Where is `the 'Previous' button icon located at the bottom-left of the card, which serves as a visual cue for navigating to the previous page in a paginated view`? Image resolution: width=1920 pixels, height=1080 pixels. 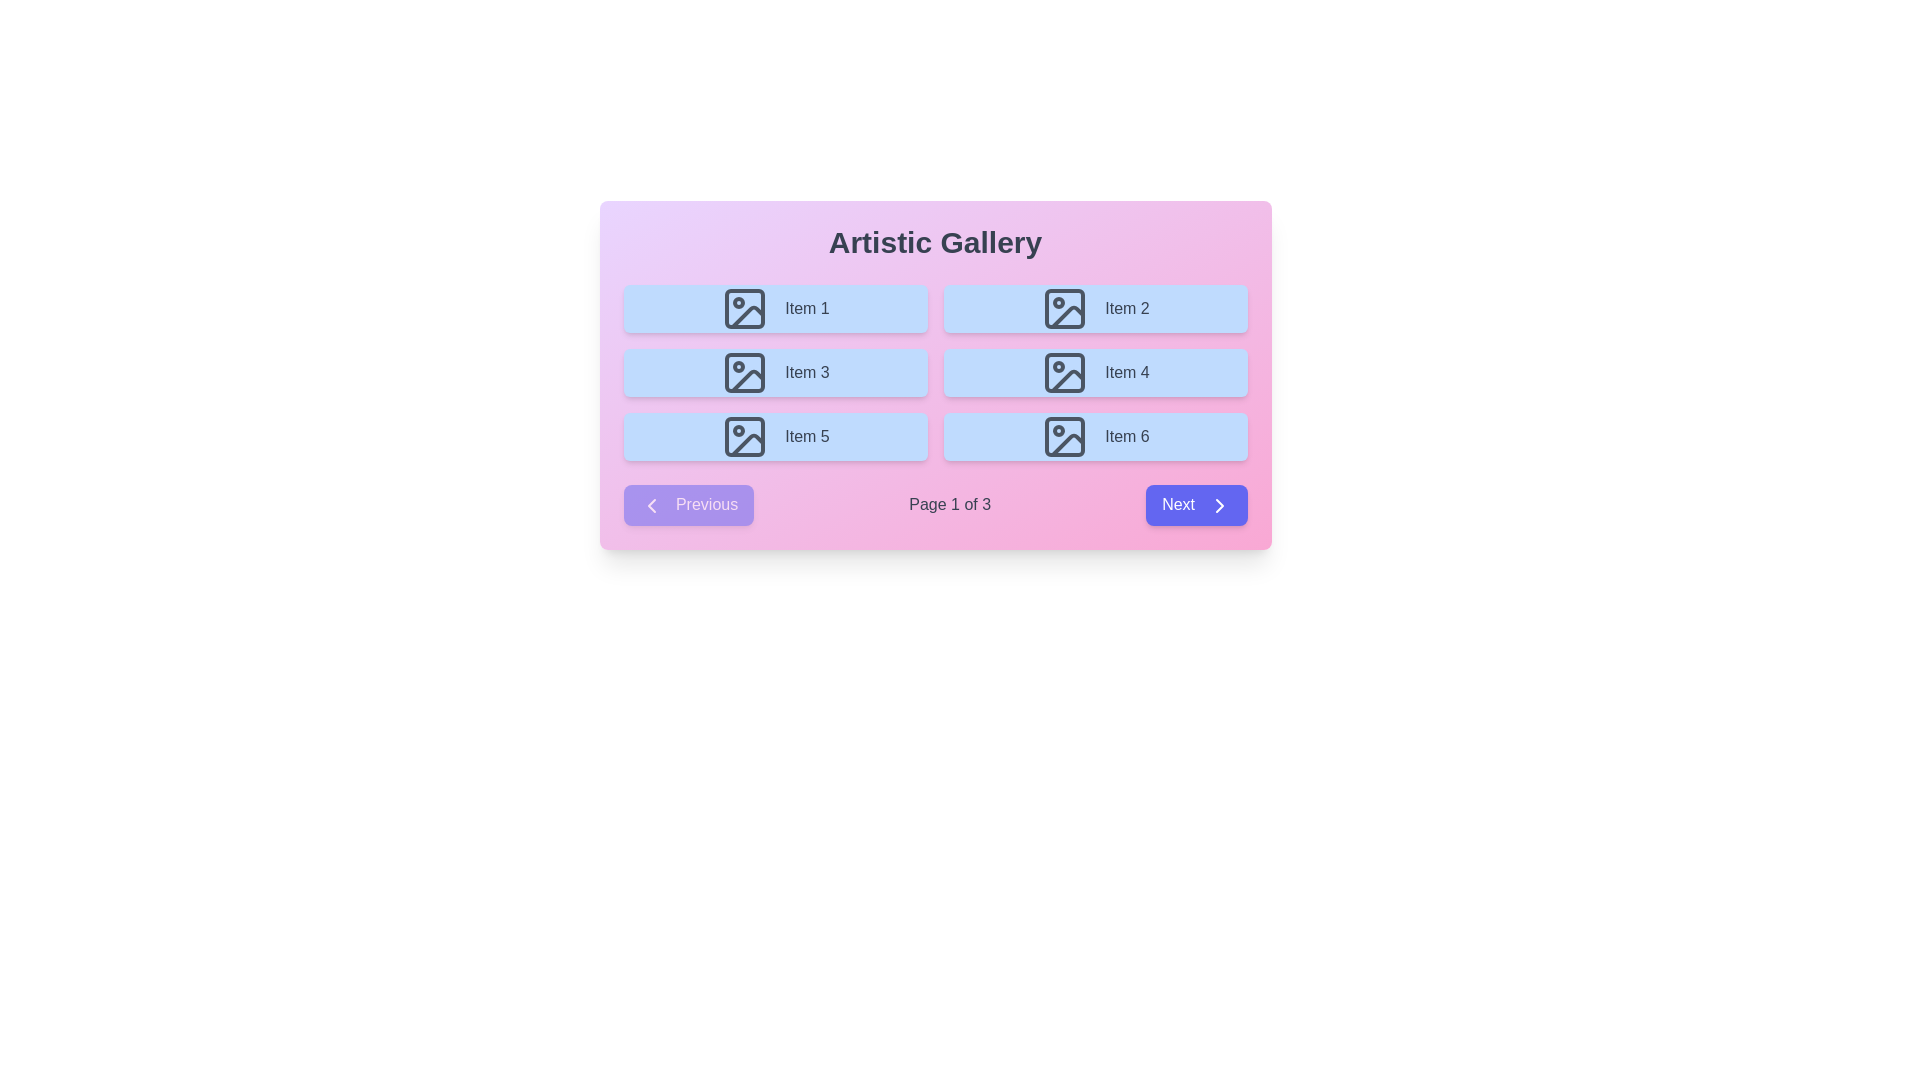 the 'Previous' button icon located at the bottom-left of the card, which serves as a visual cue for navigating to the previous page in a paginated view is located at coordinates (651, 504).